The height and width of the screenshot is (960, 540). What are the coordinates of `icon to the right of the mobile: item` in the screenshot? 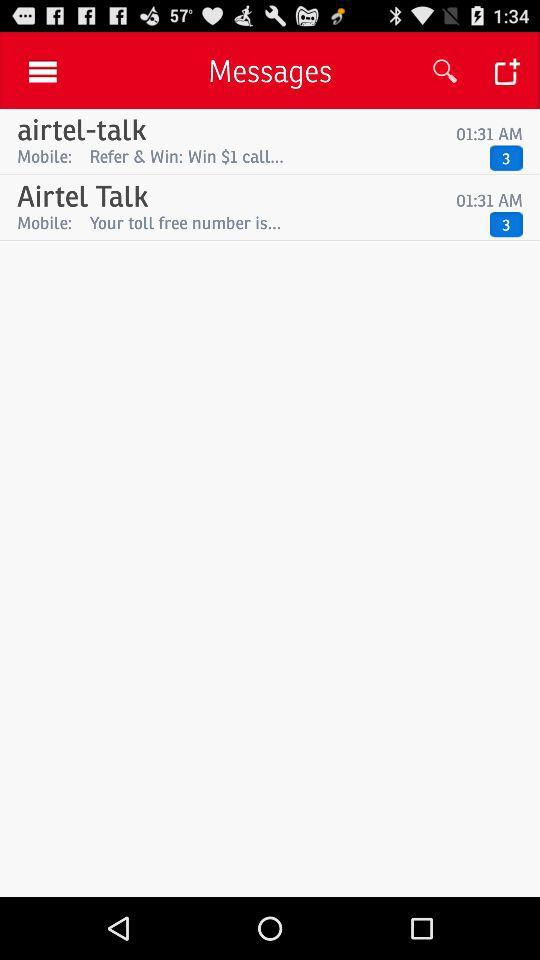 It's located at (284, 155).